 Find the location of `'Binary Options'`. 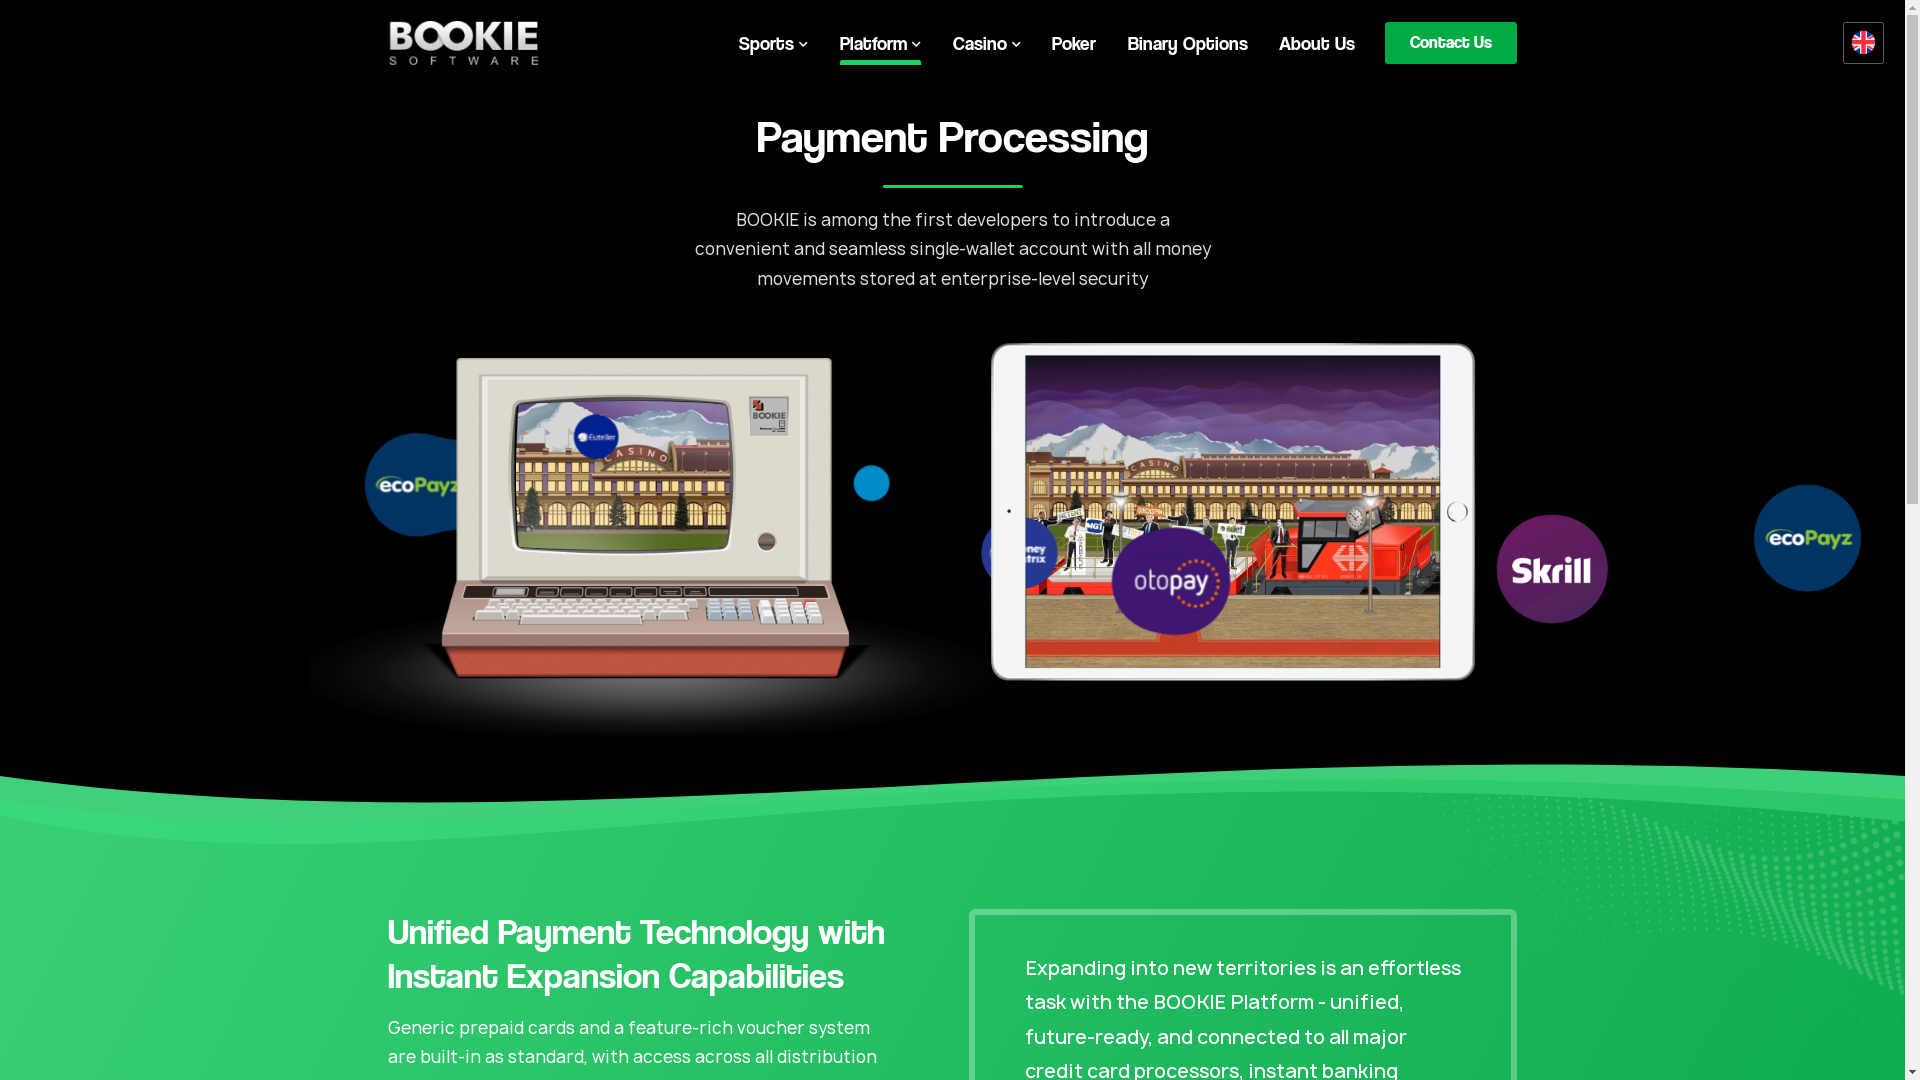

'Binary Options' is located at coordinates (1011, 38).